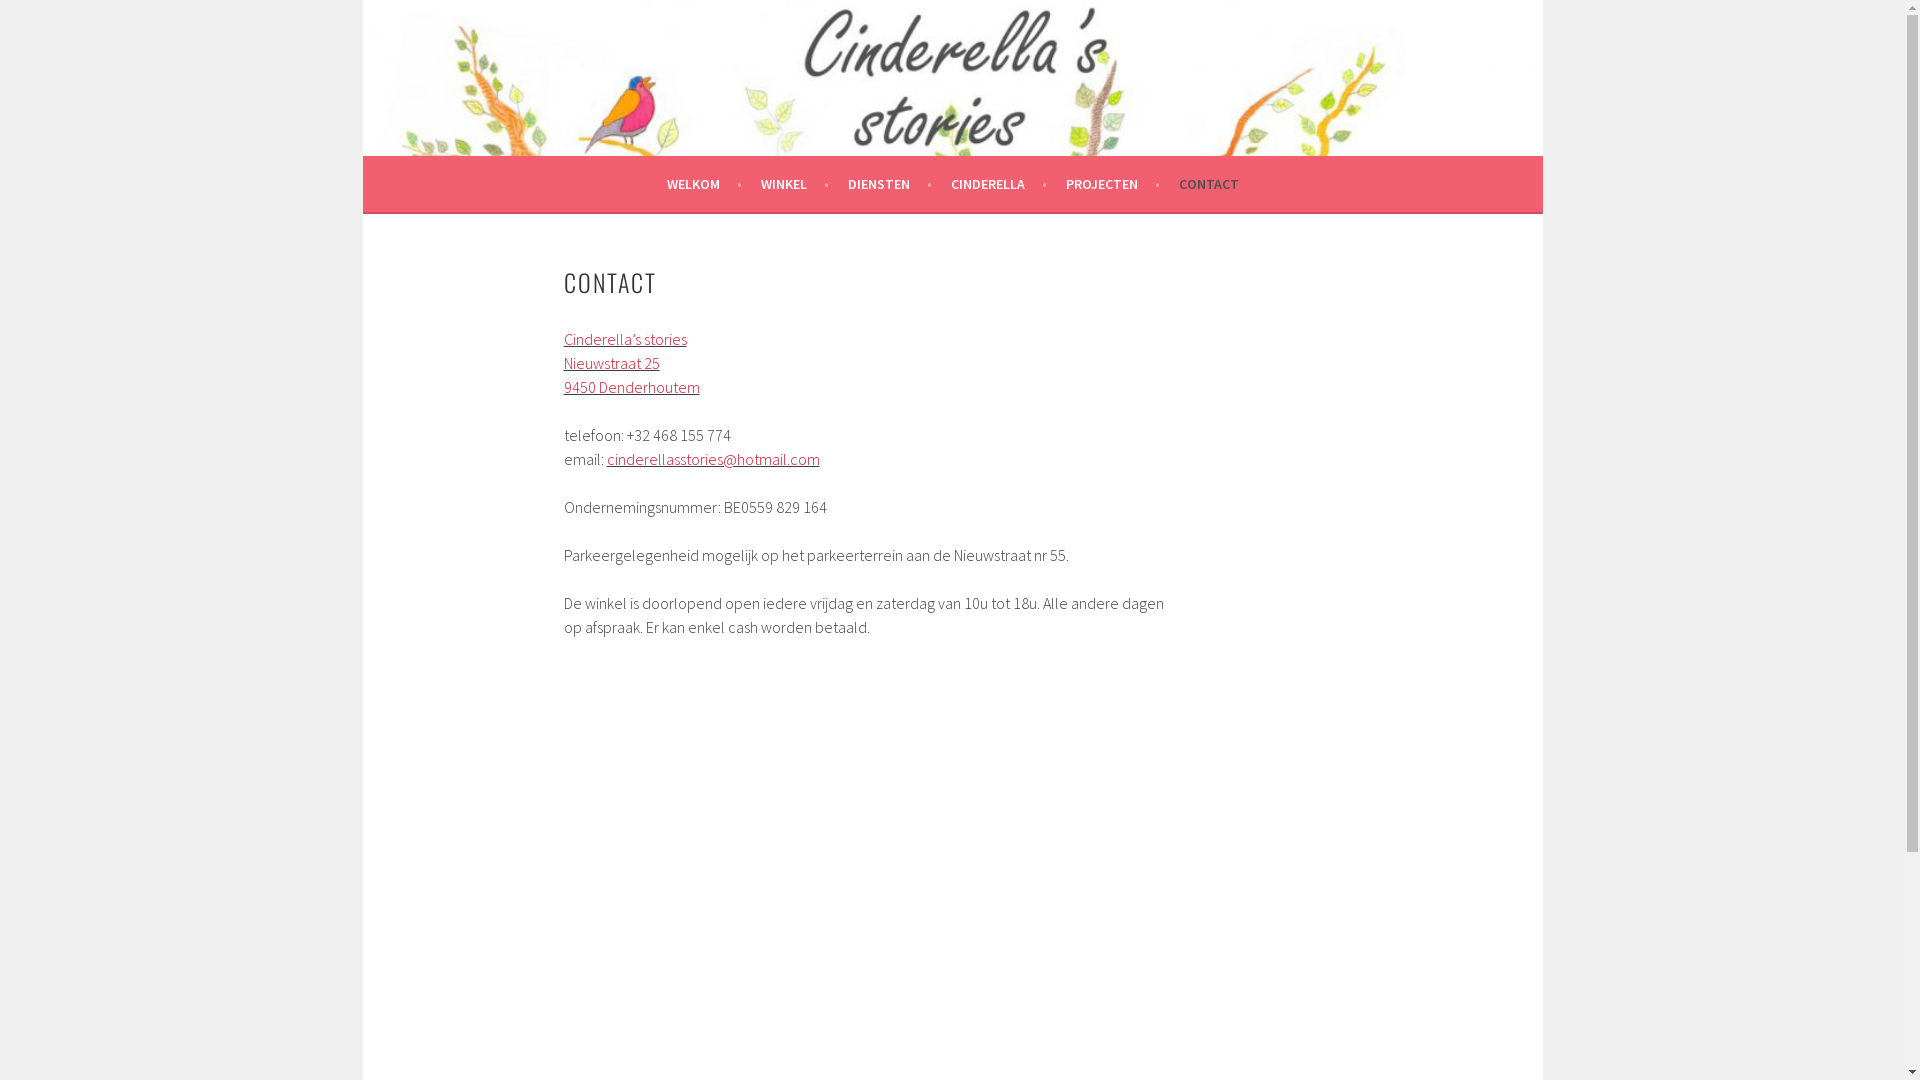  What do you see at coordinates (712, 459) in the screenshot?
I see `'cinderellasstories@hotmail.com'` at bounding box center [712, 459].